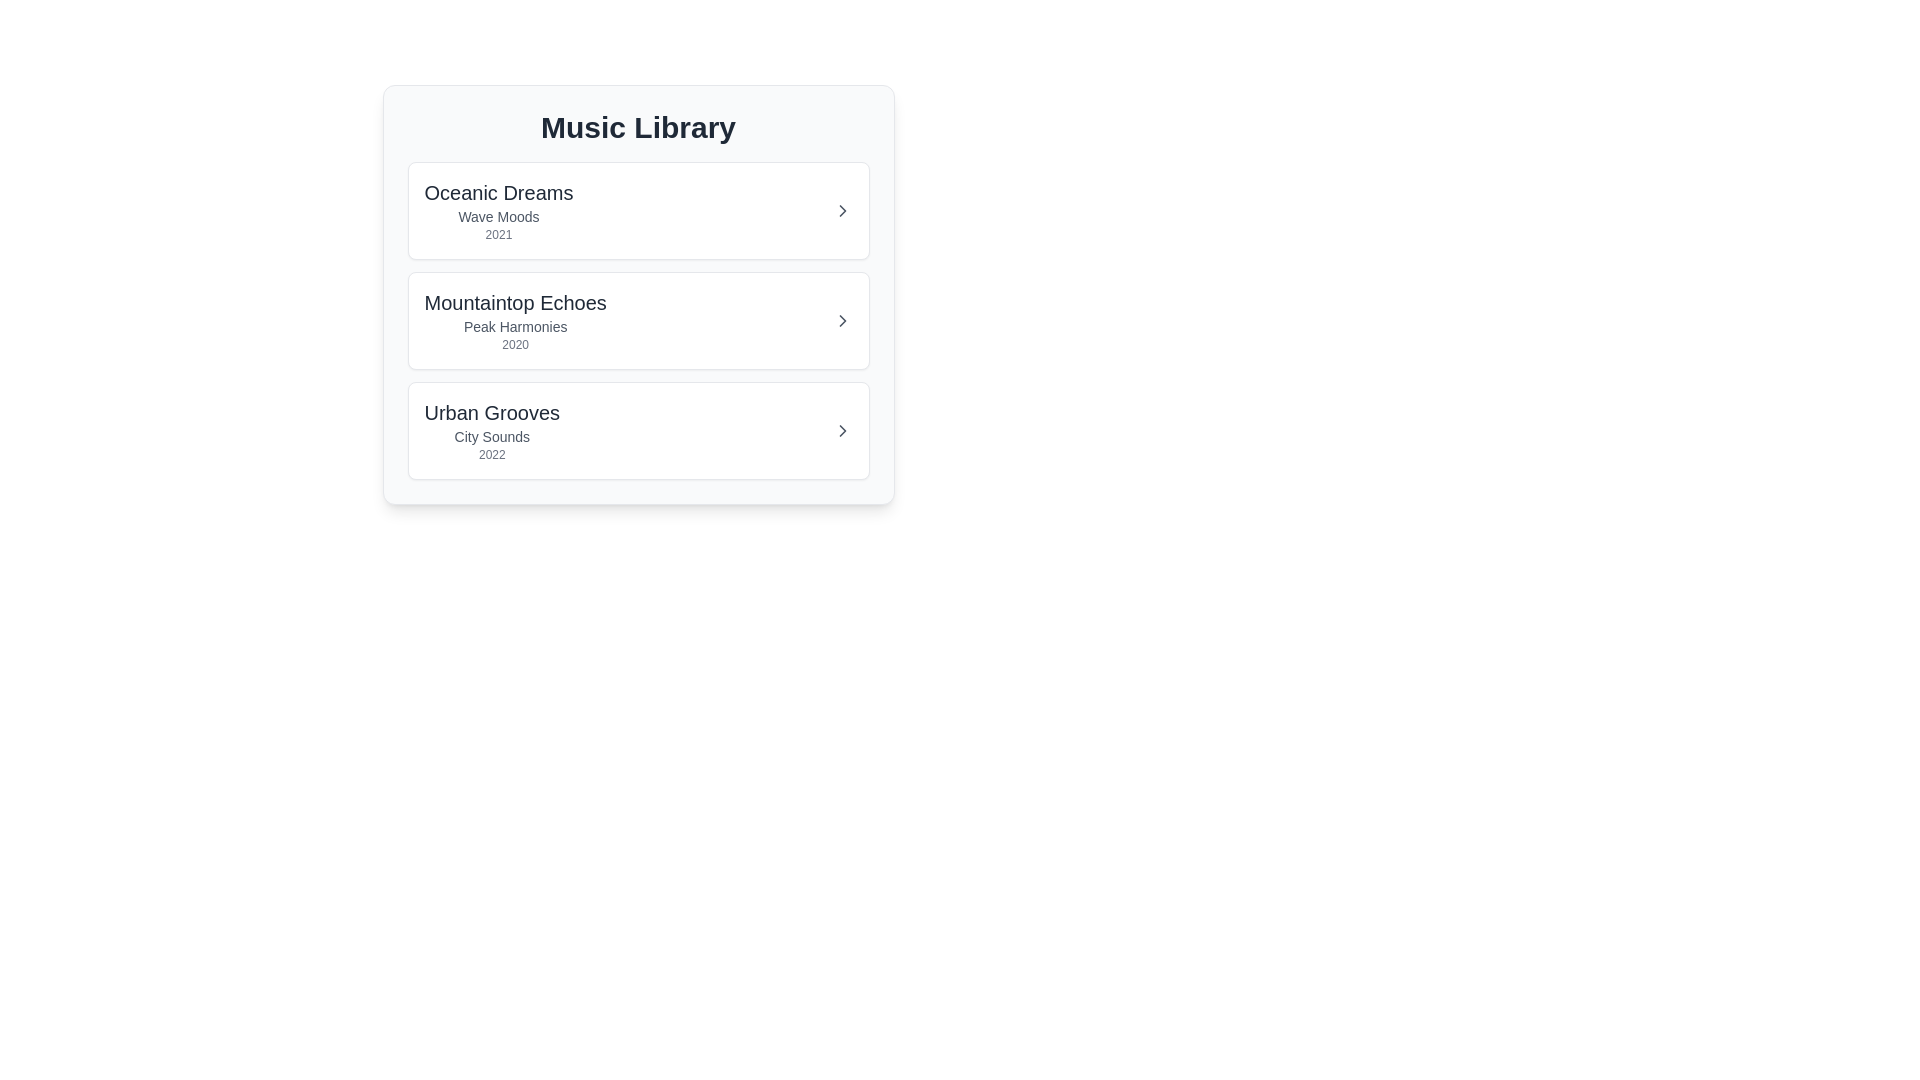  What do you see at coordinates (637, 430) in the screenshot?
I see `the album item Urban Grooves to view its hover effect` at bounding box center [637, 430].